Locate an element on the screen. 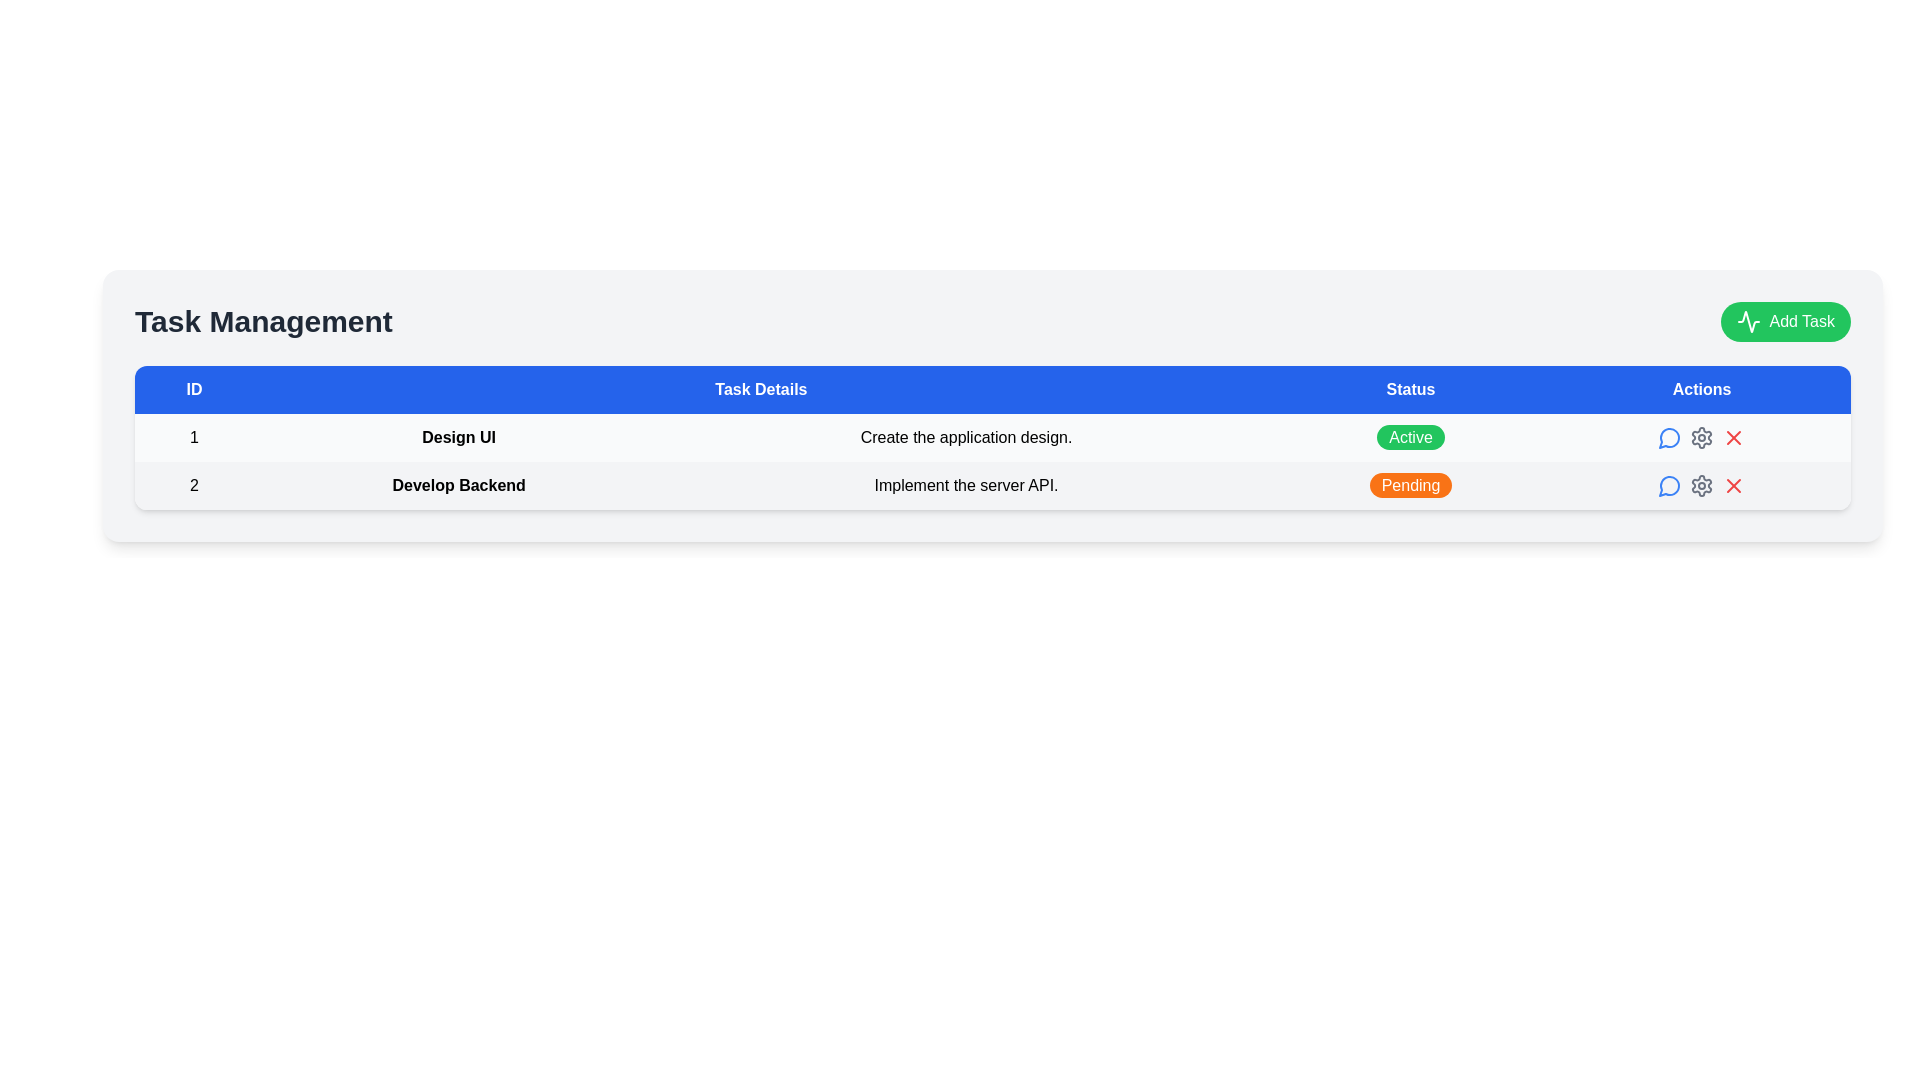  the small waveform icon located to the left of the 'Add Task' button is located at coordinates (1748, 320).